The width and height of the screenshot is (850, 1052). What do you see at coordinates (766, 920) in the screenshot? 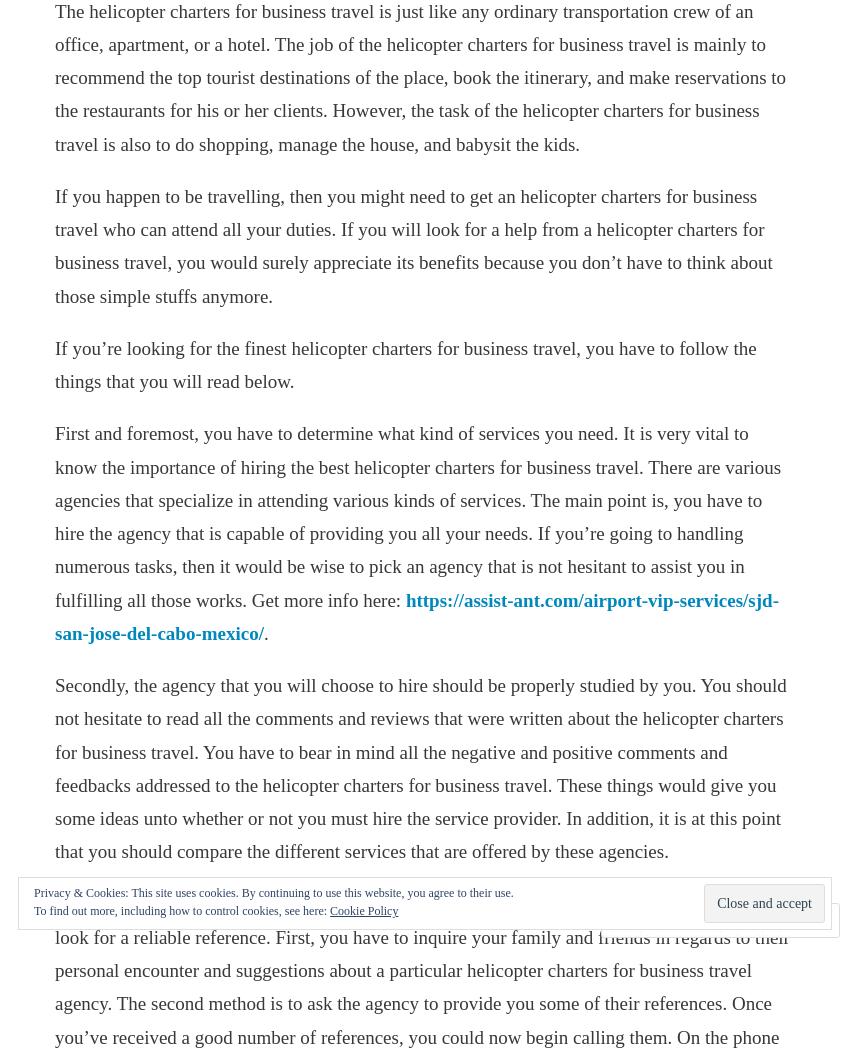
I see `'Follow'` at bounding box center [766, 920].